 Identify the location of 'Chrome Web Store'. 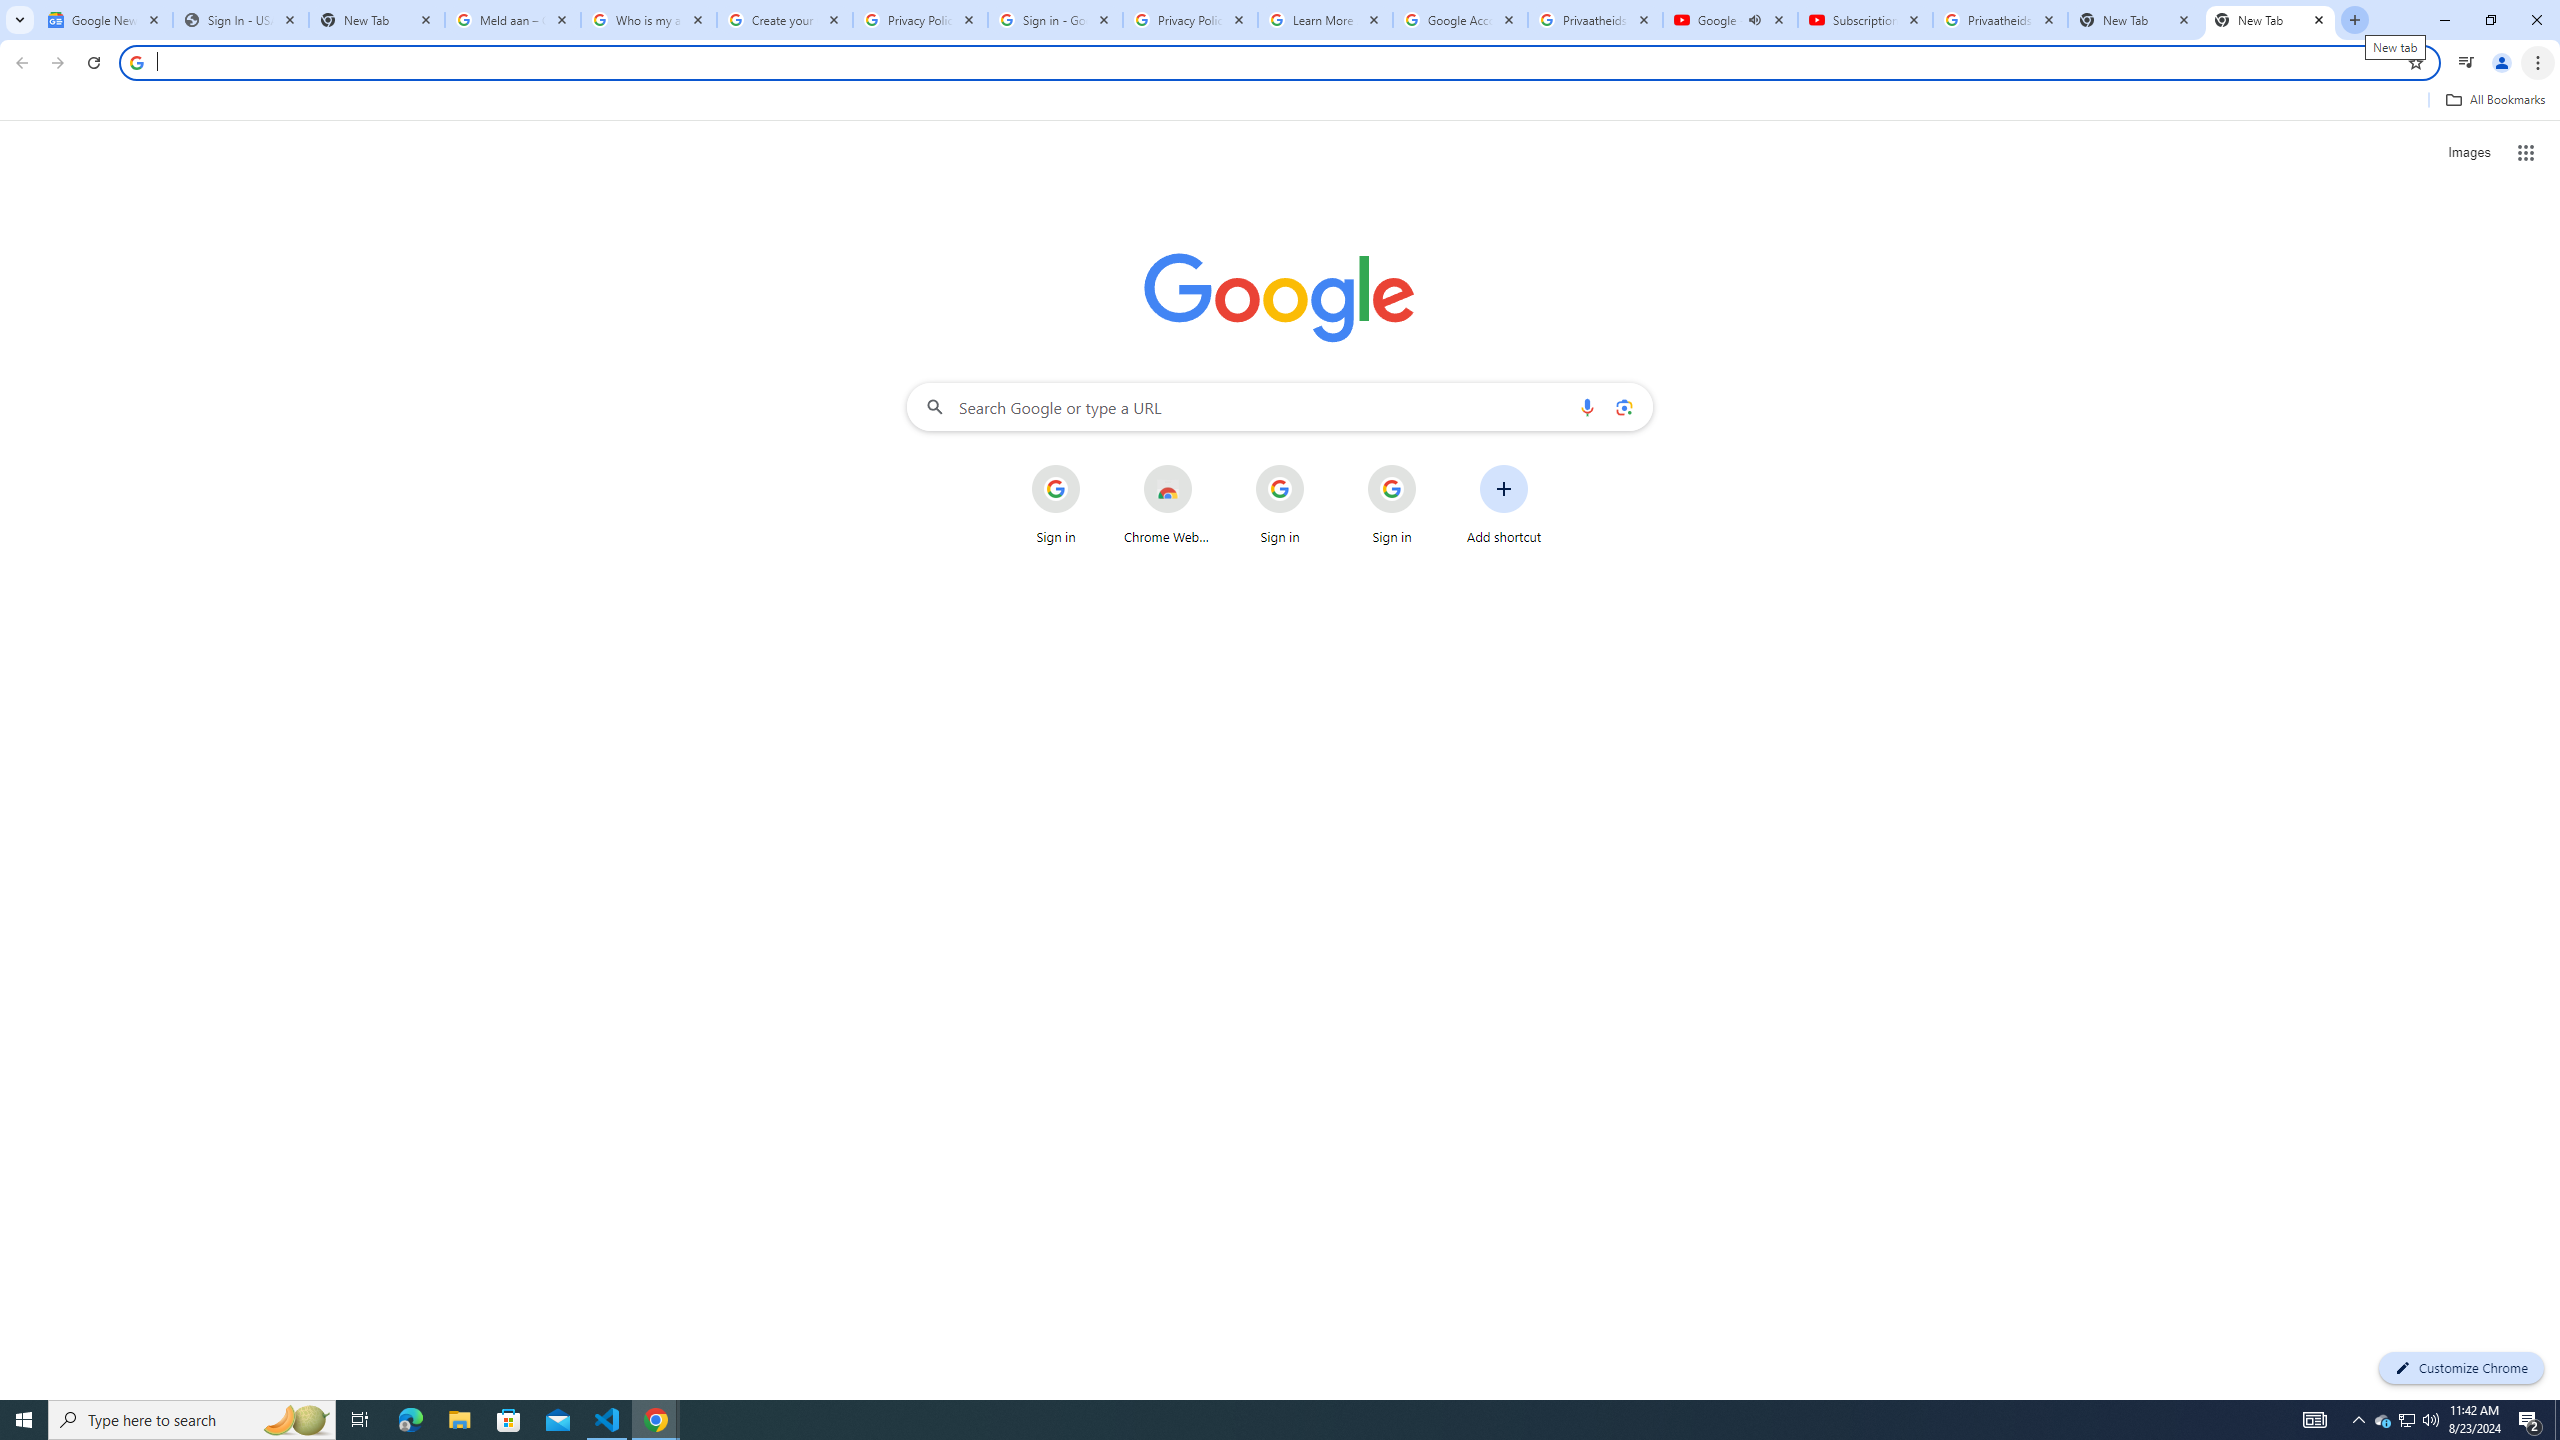
(1166, 505).